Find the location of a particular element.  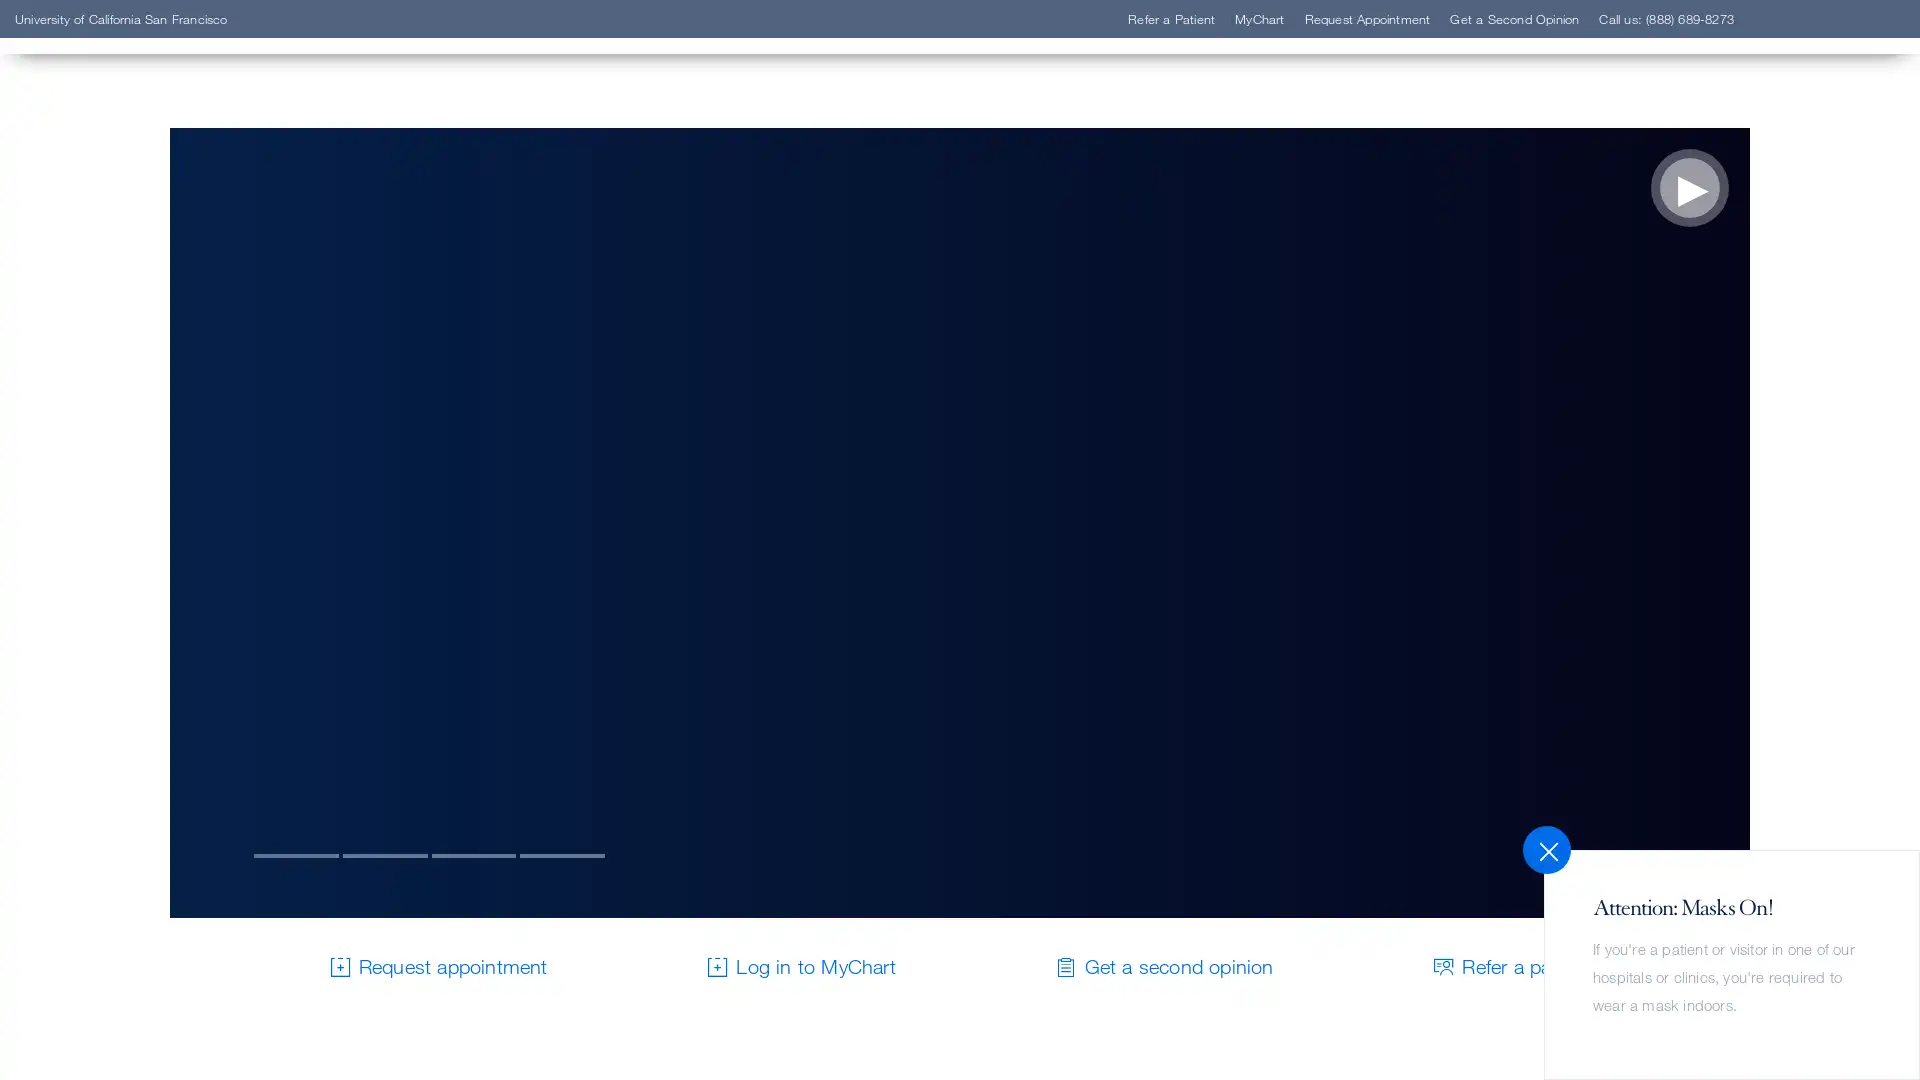

Clinics is located at coordinates (108, 353).